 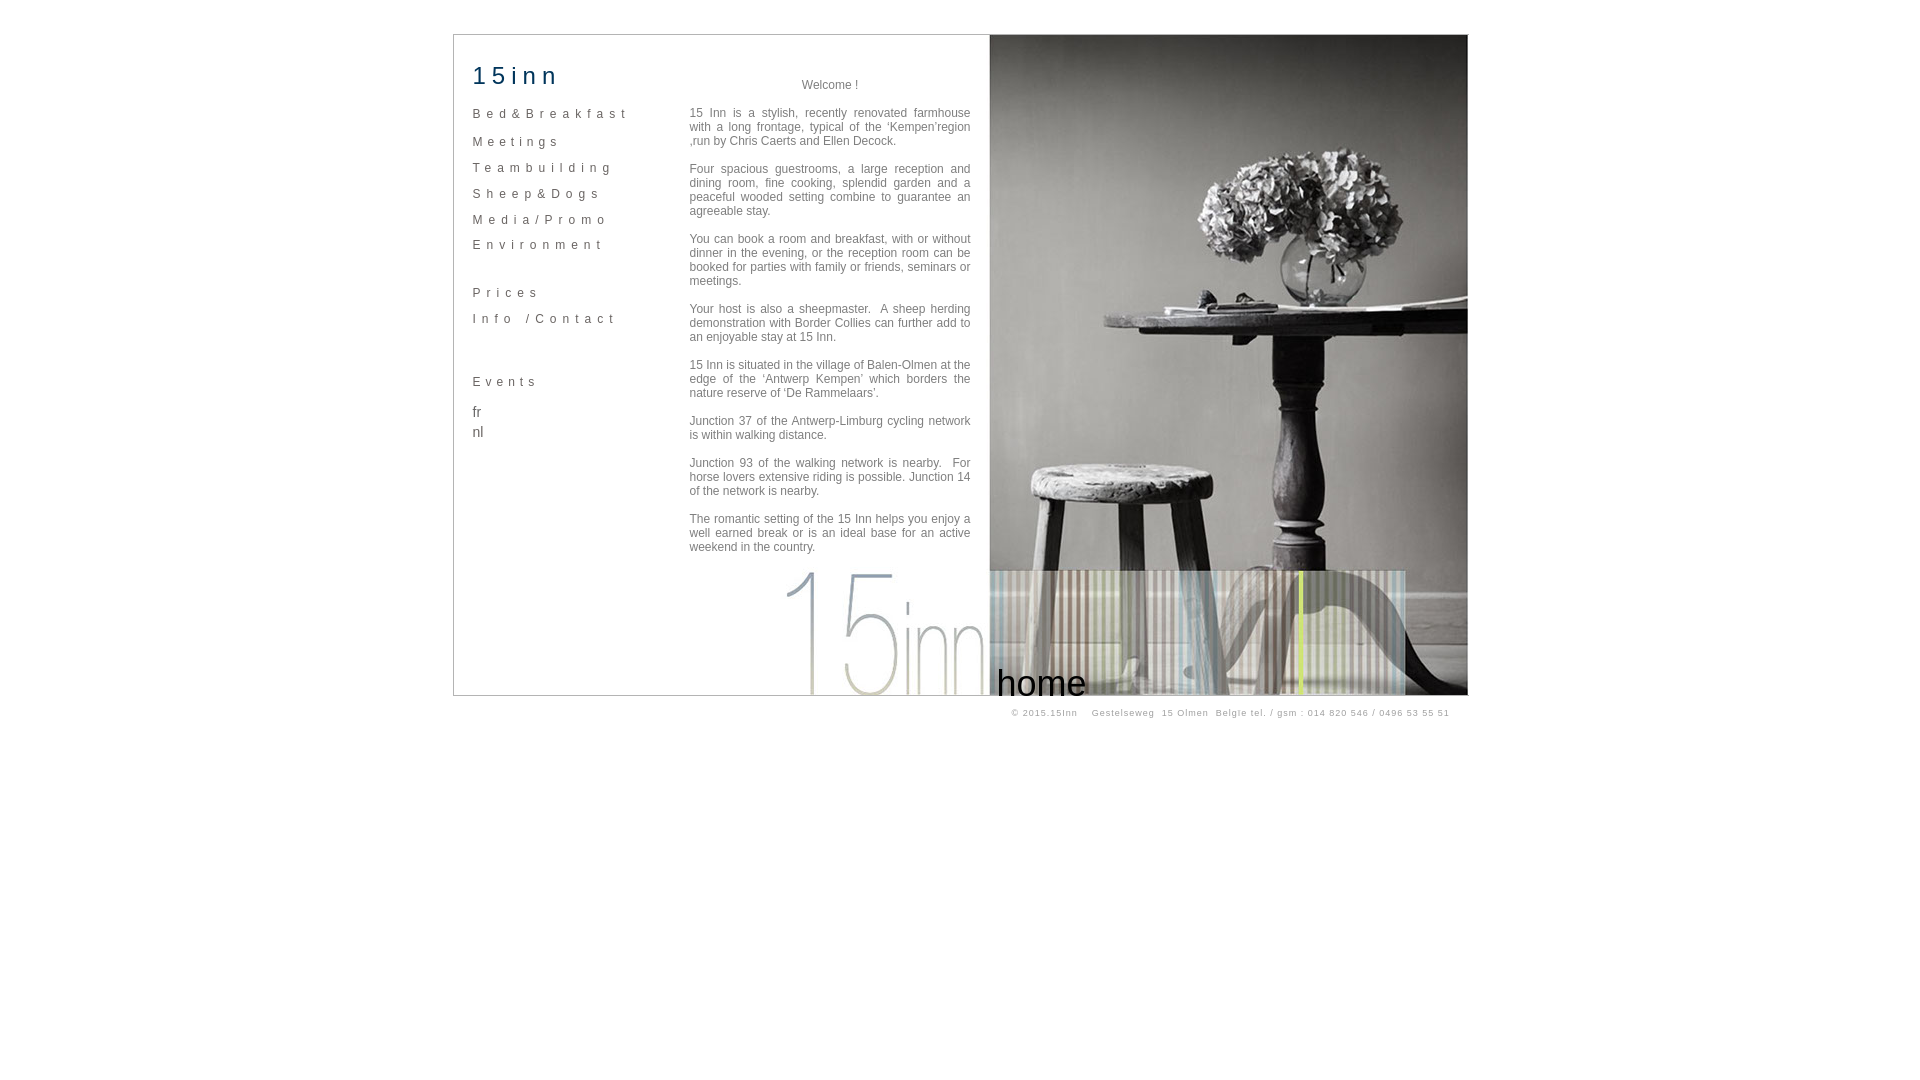 I want to click on 'Media/Promo', so click(x=540, y=219).